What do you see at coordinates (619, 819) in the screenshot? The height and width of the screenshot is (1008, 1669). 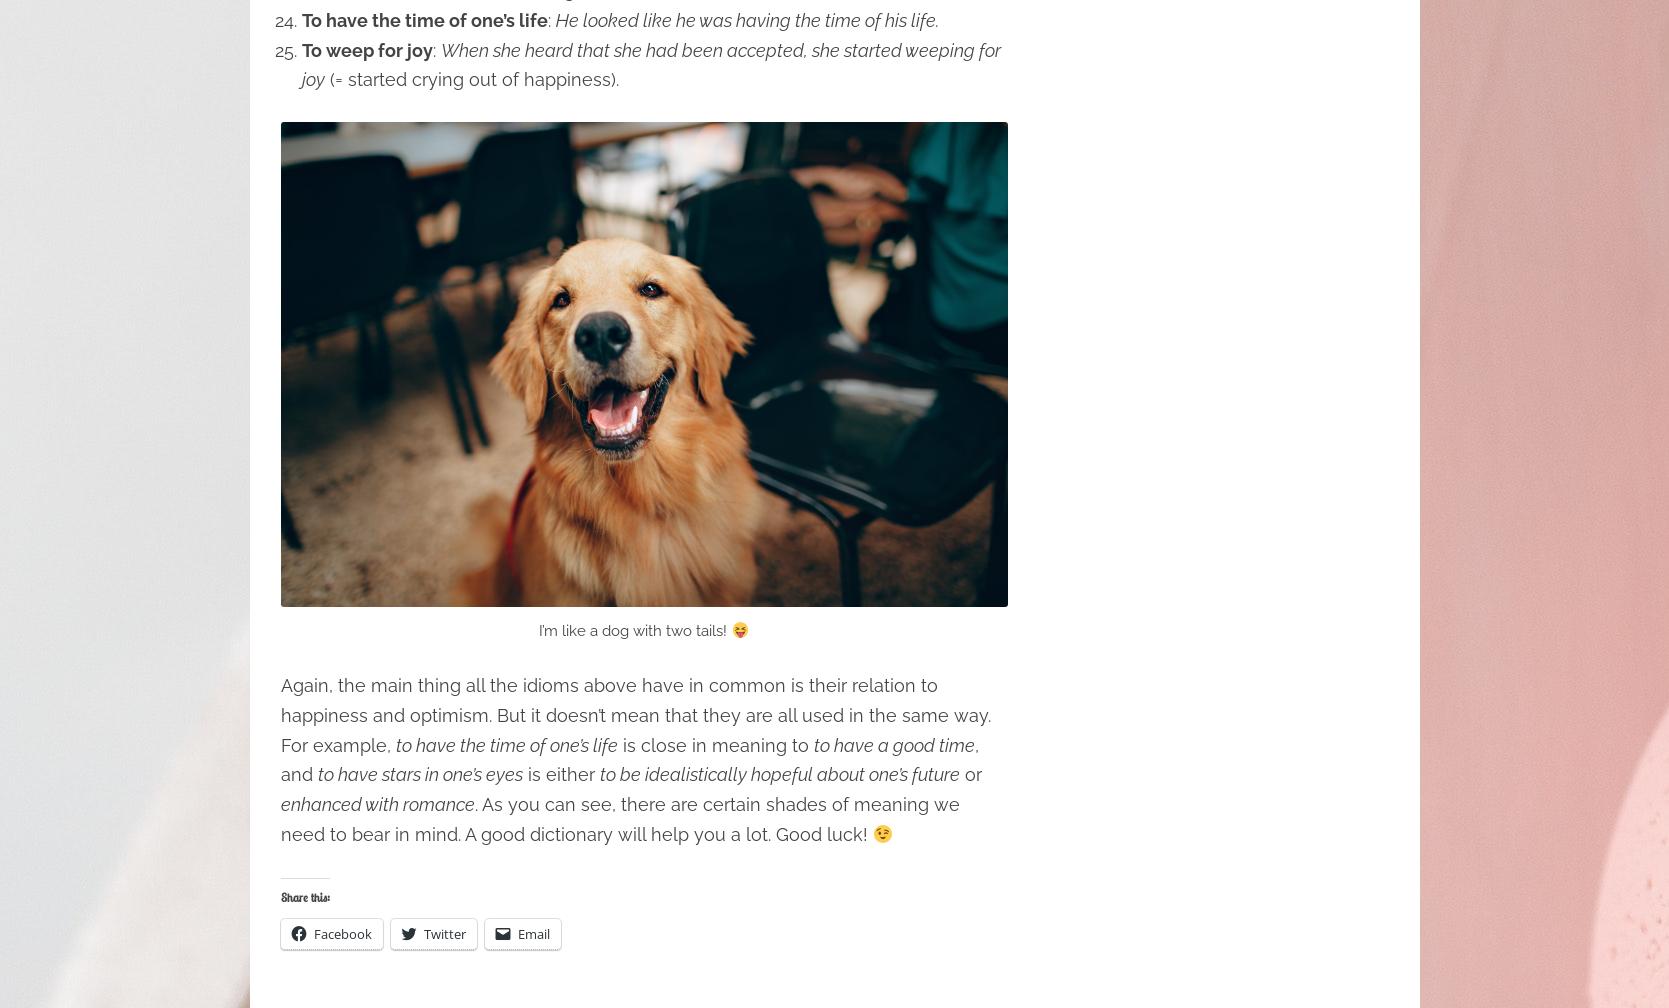 I see `'. As you can see, there are certain shades of meaning we need to bear in mind. A good dictionary will help you a lot. Good luck!'` at bounding box center [619, 819].